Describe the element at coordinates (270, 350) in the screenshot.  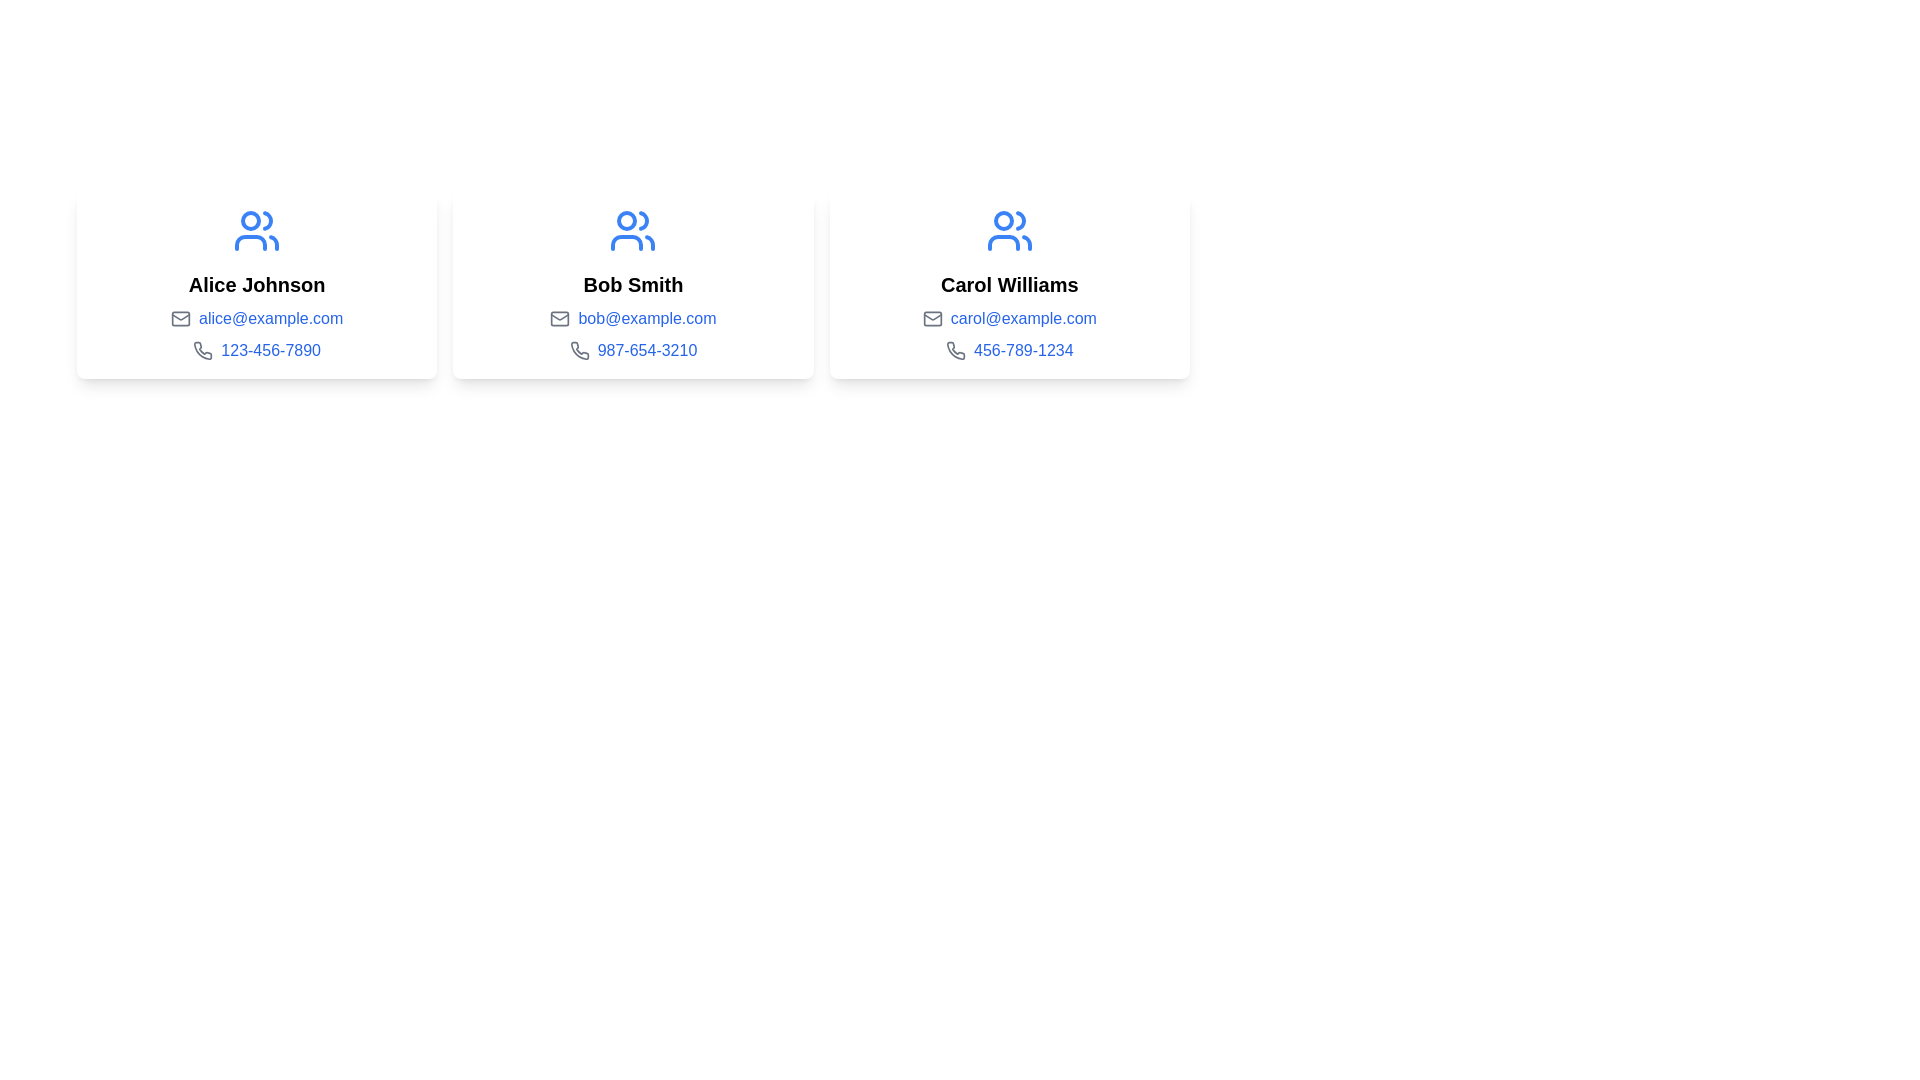
I see `the clickable telephone link for '123-456-7890' located in the leftmost user card of Alice Johnson` at that location.